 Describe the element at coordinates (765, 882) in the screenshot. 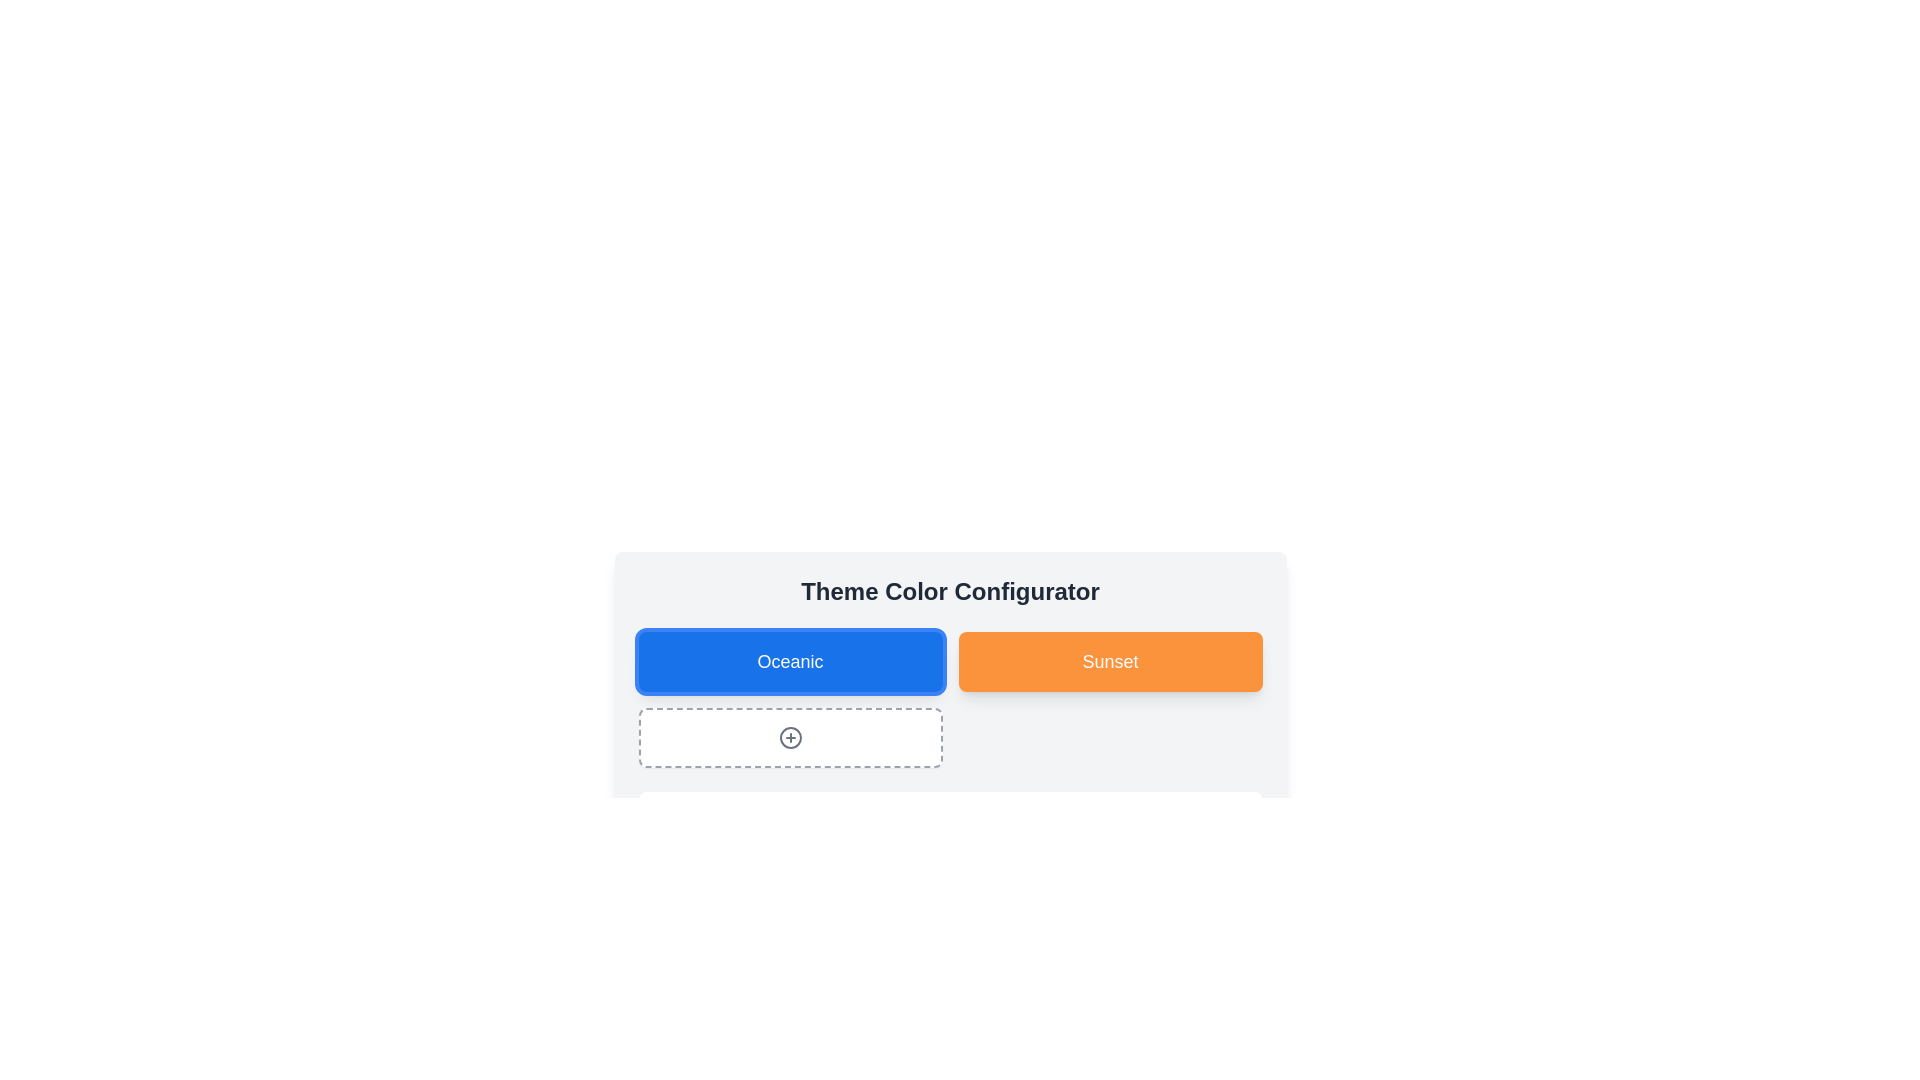

I see `the colored decorative square or card that is the second item in the horizontal group below the 'Theme Color Configurator' section` at that location.